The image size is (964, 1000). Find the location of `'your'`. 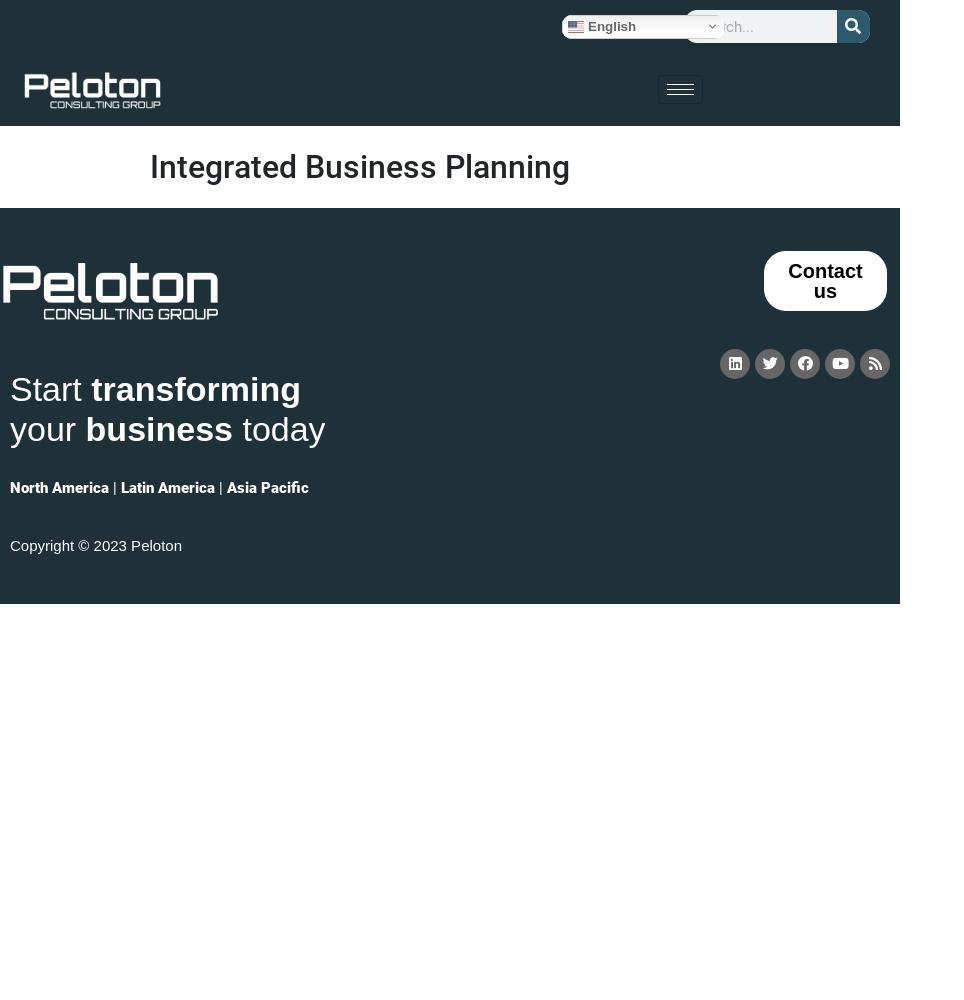

'your' is located at coordinates (47, 428).